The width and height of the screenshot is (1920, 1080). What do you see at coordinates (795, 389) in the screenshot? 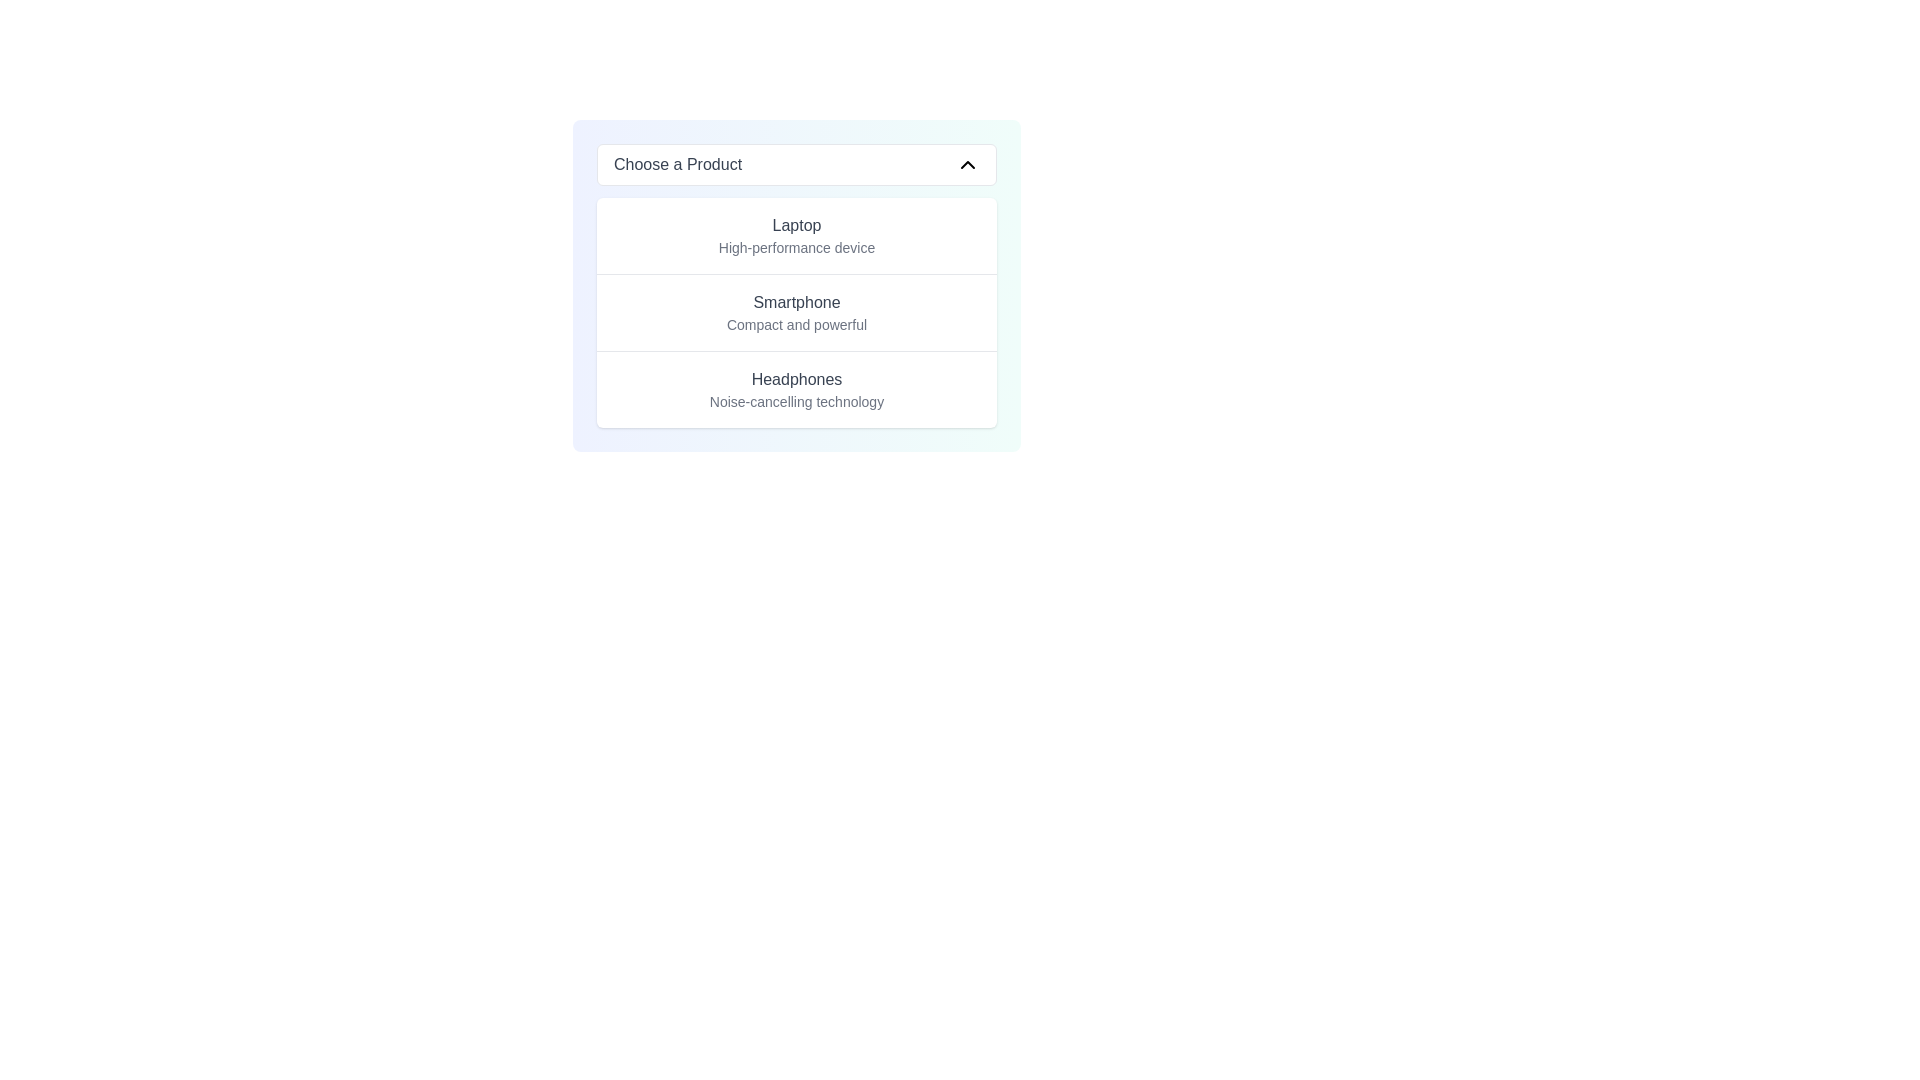
I see `the dropdown menu option labeled 'Headphones' with the subtitle 'Noise-cancelling technology'` at bounding box center [795, 389].